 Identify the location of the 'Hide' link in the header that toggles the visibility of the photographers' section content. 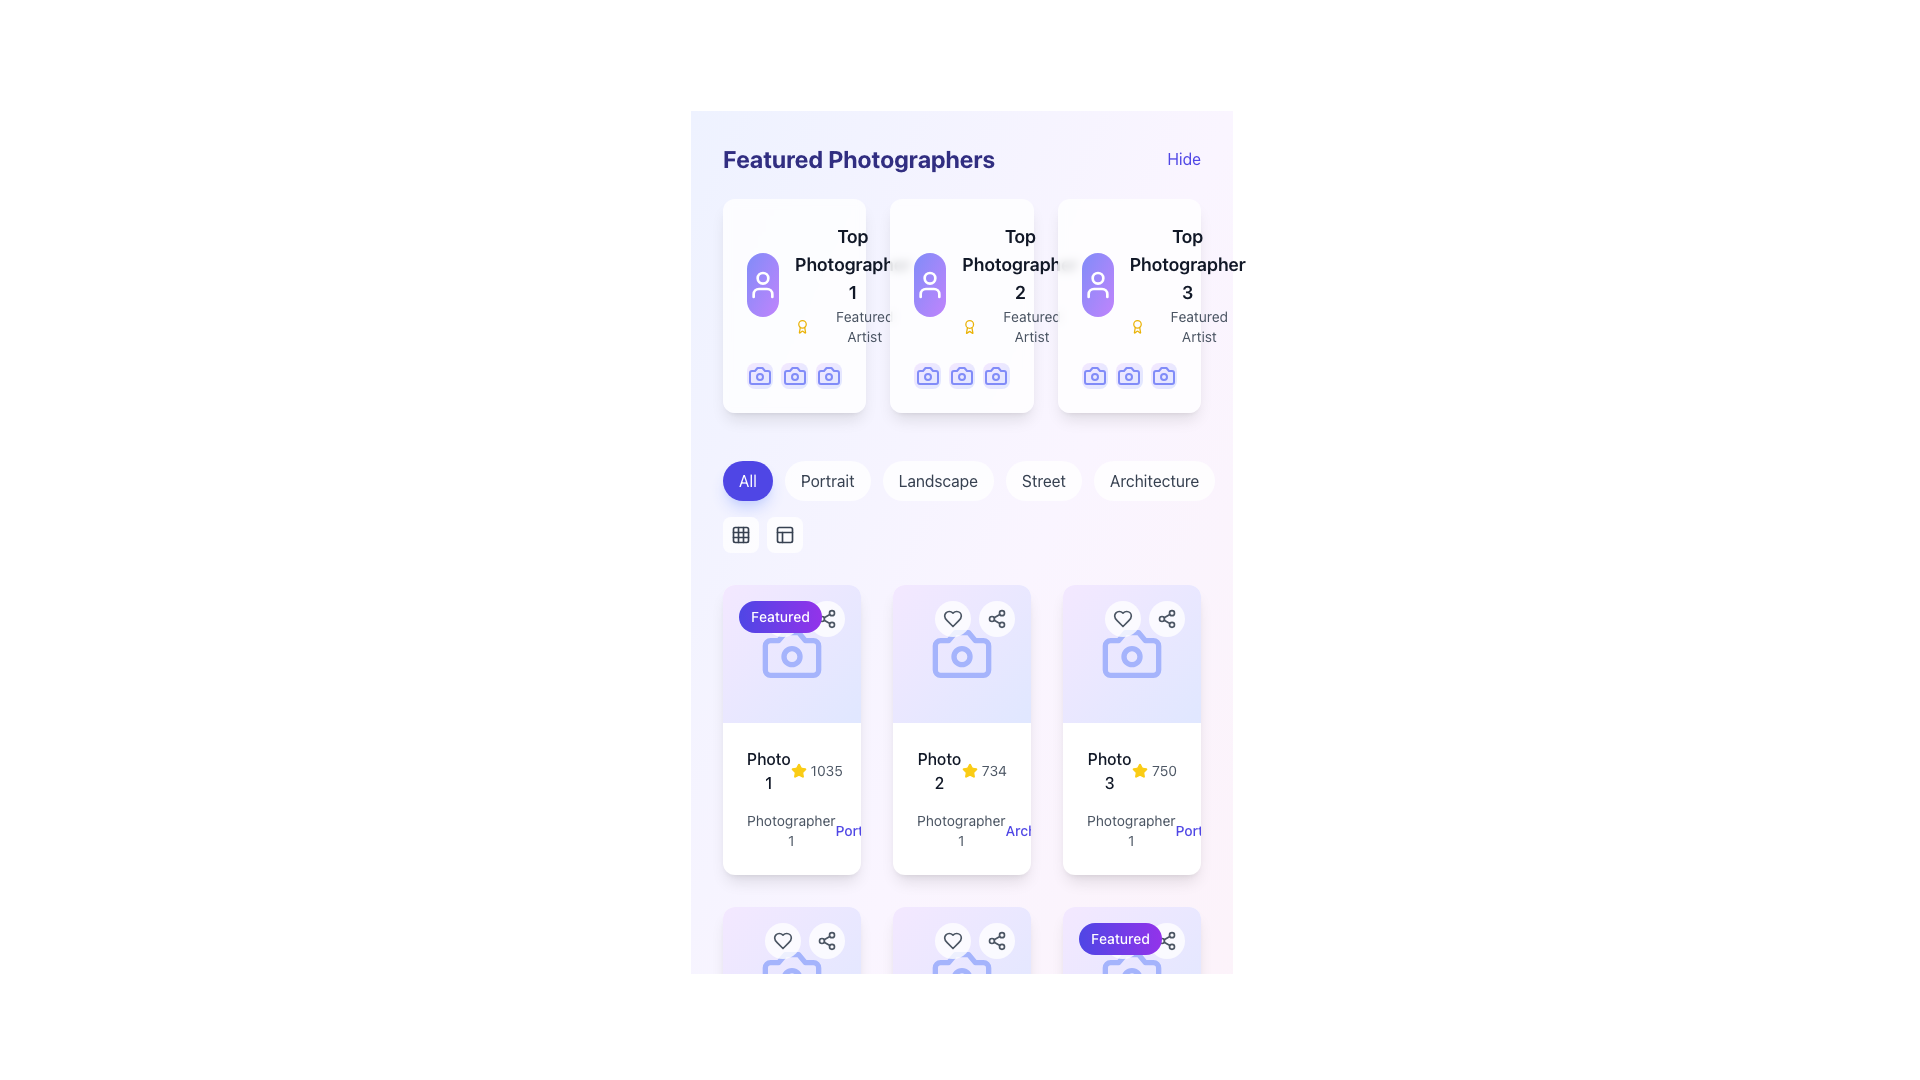
(961, 157).